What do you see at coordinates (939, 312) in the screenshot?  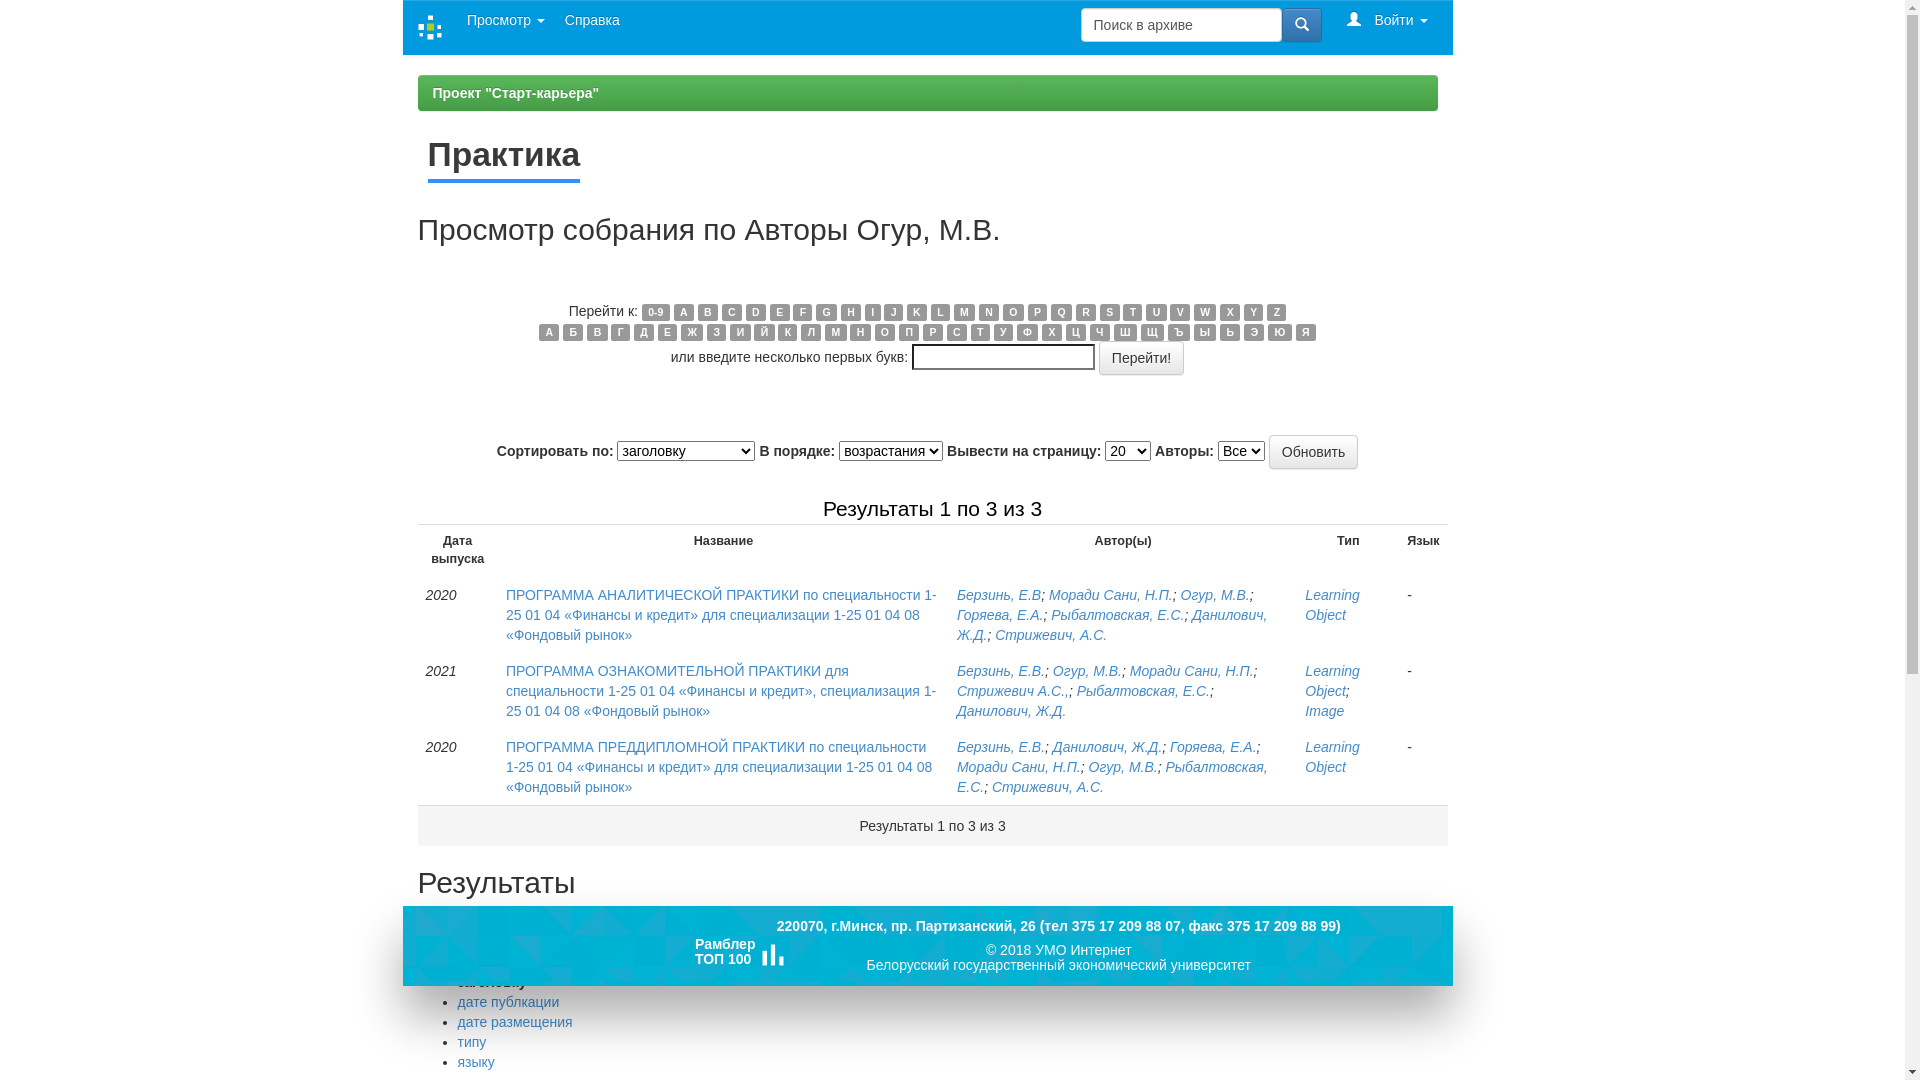 I see `'L'` at bounding box center [939, 312].